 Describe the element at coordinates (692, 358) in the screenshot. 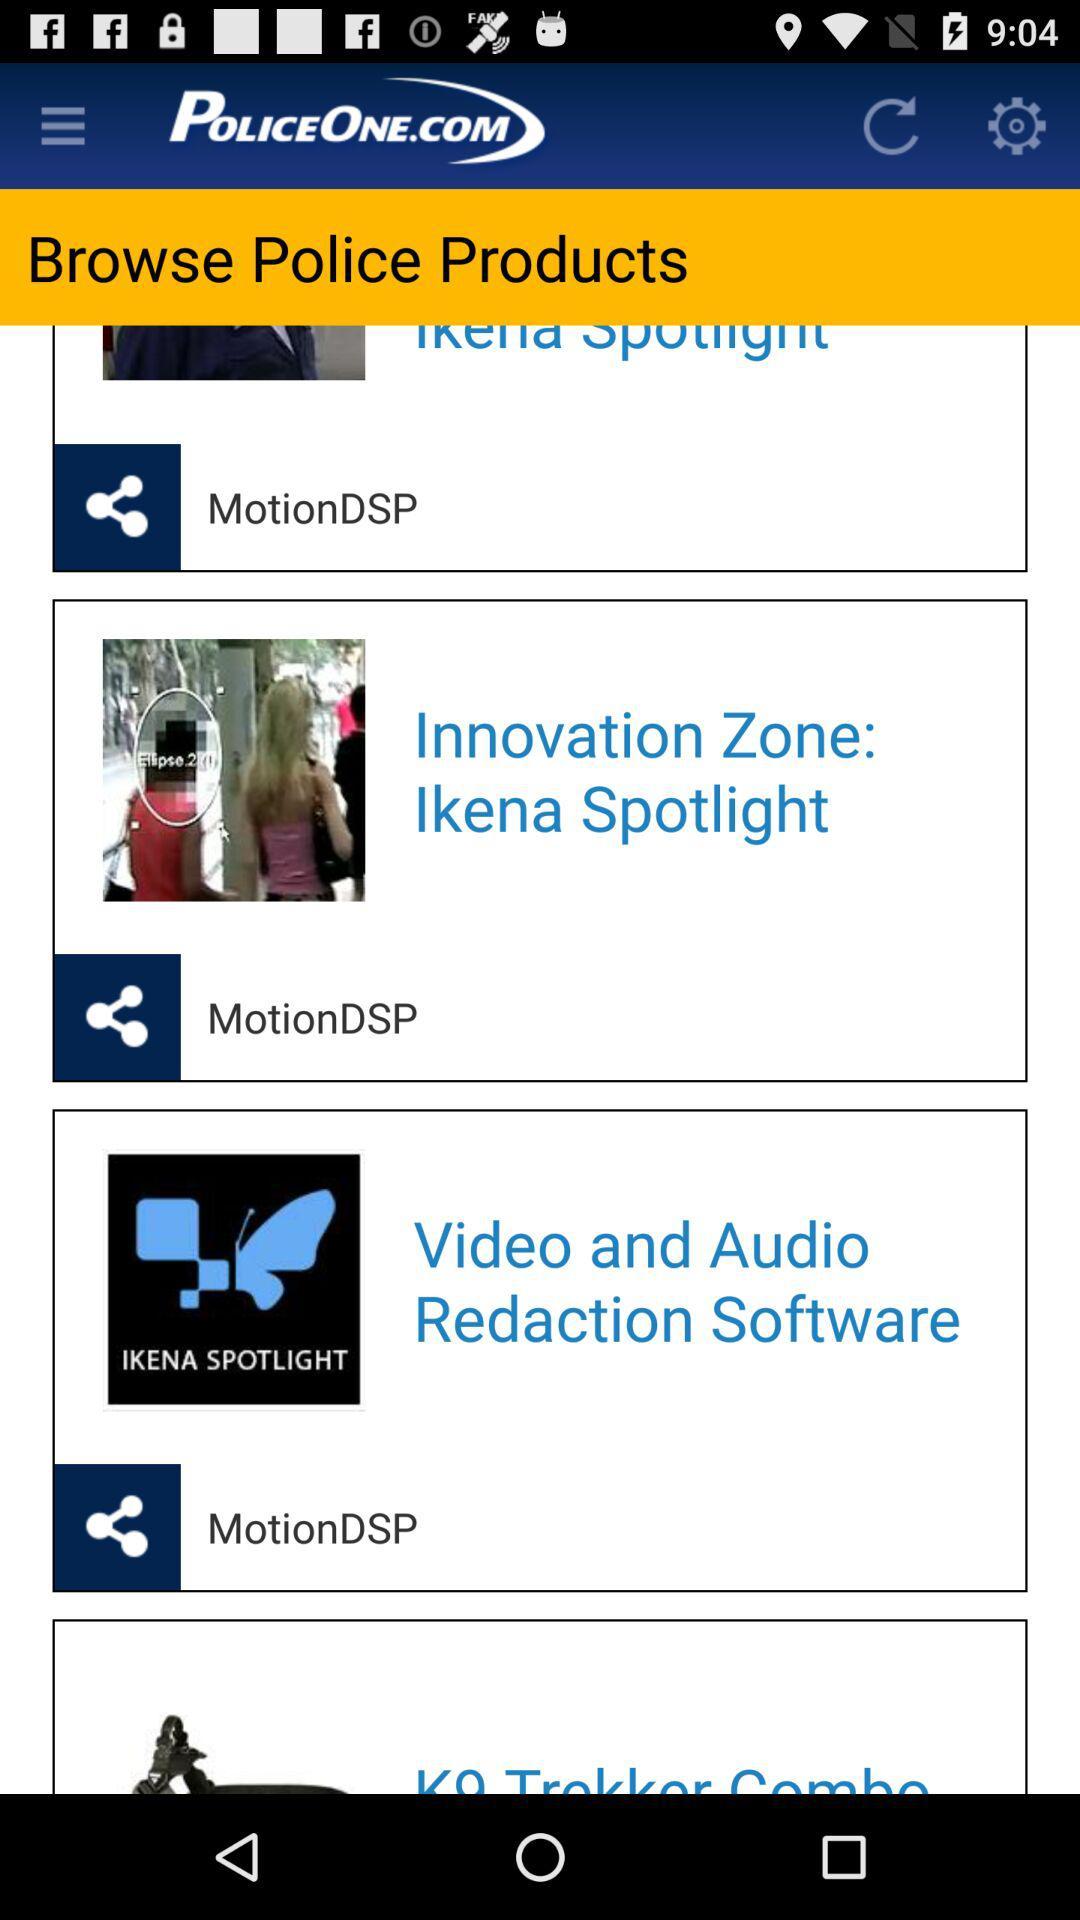

I see `the app below browse police products item` at that location.